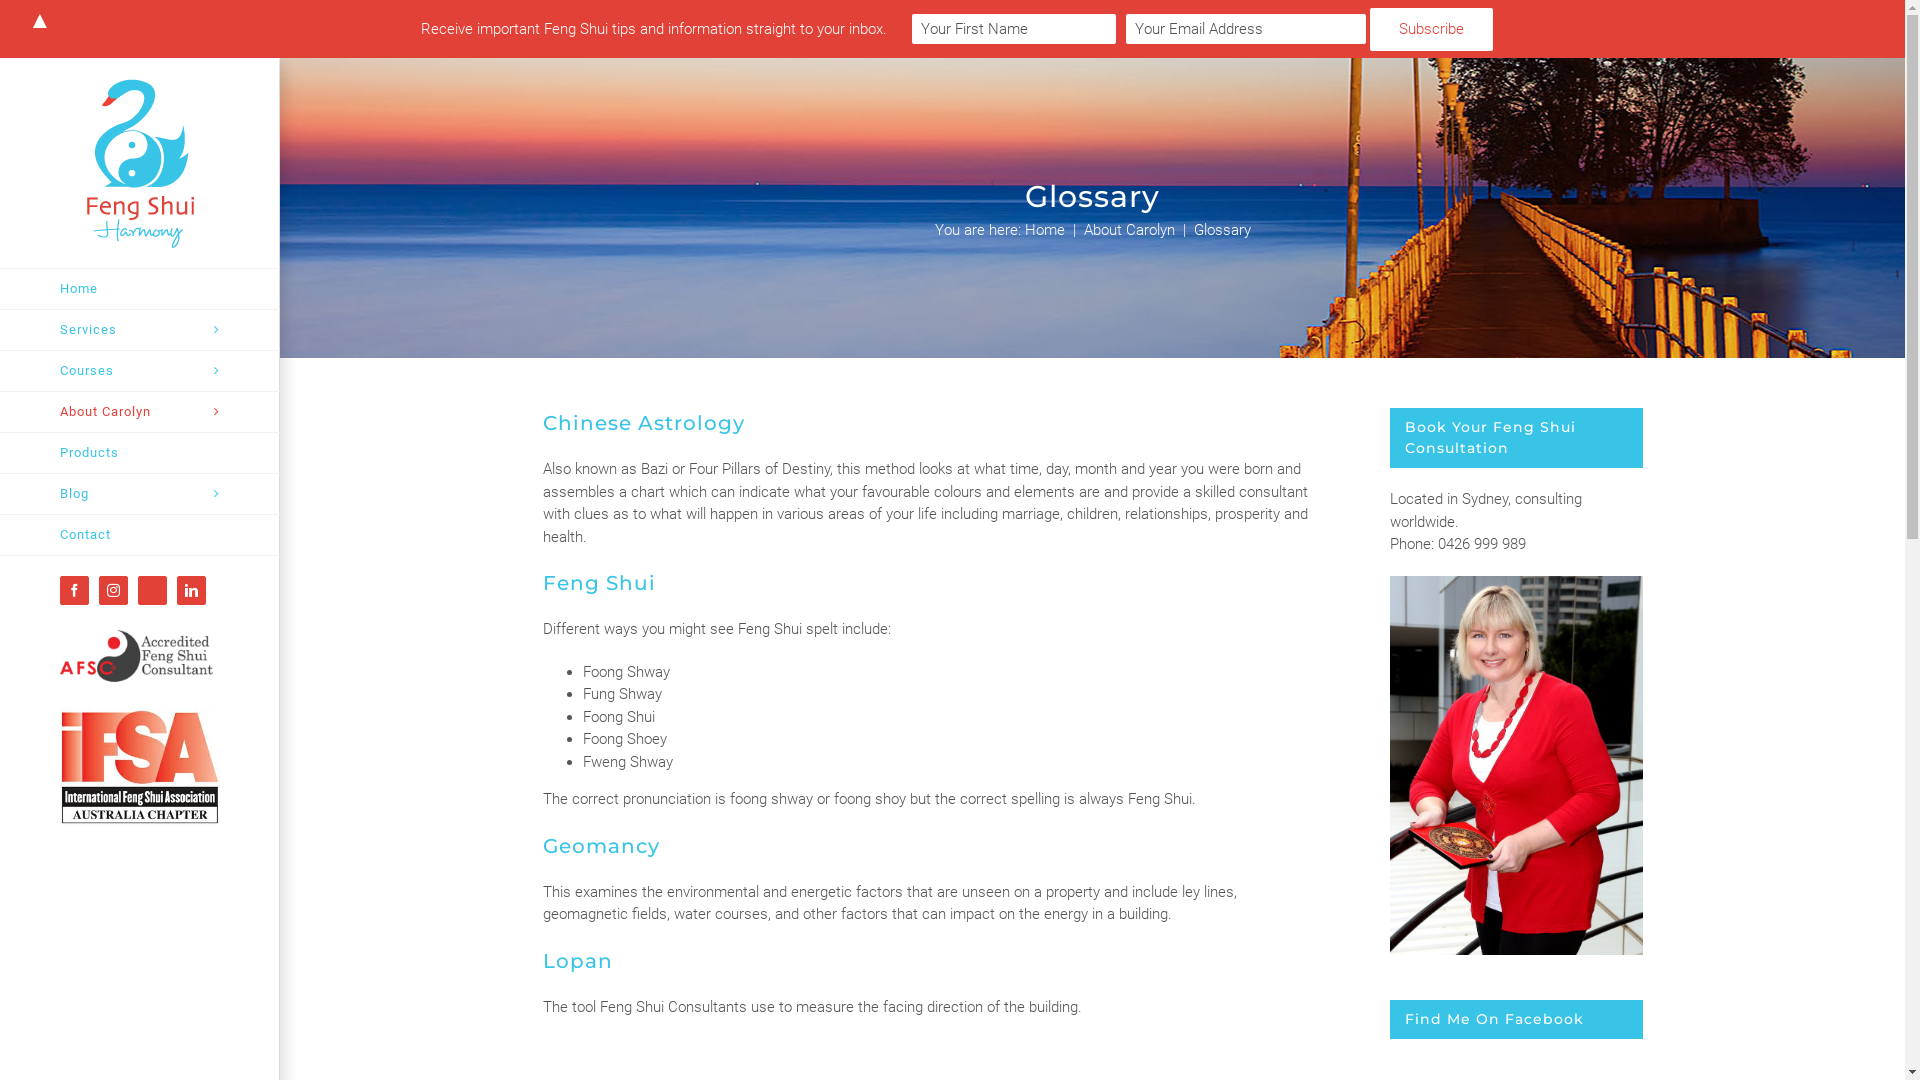  I want to click on 'Twitter', so click(151, 589).